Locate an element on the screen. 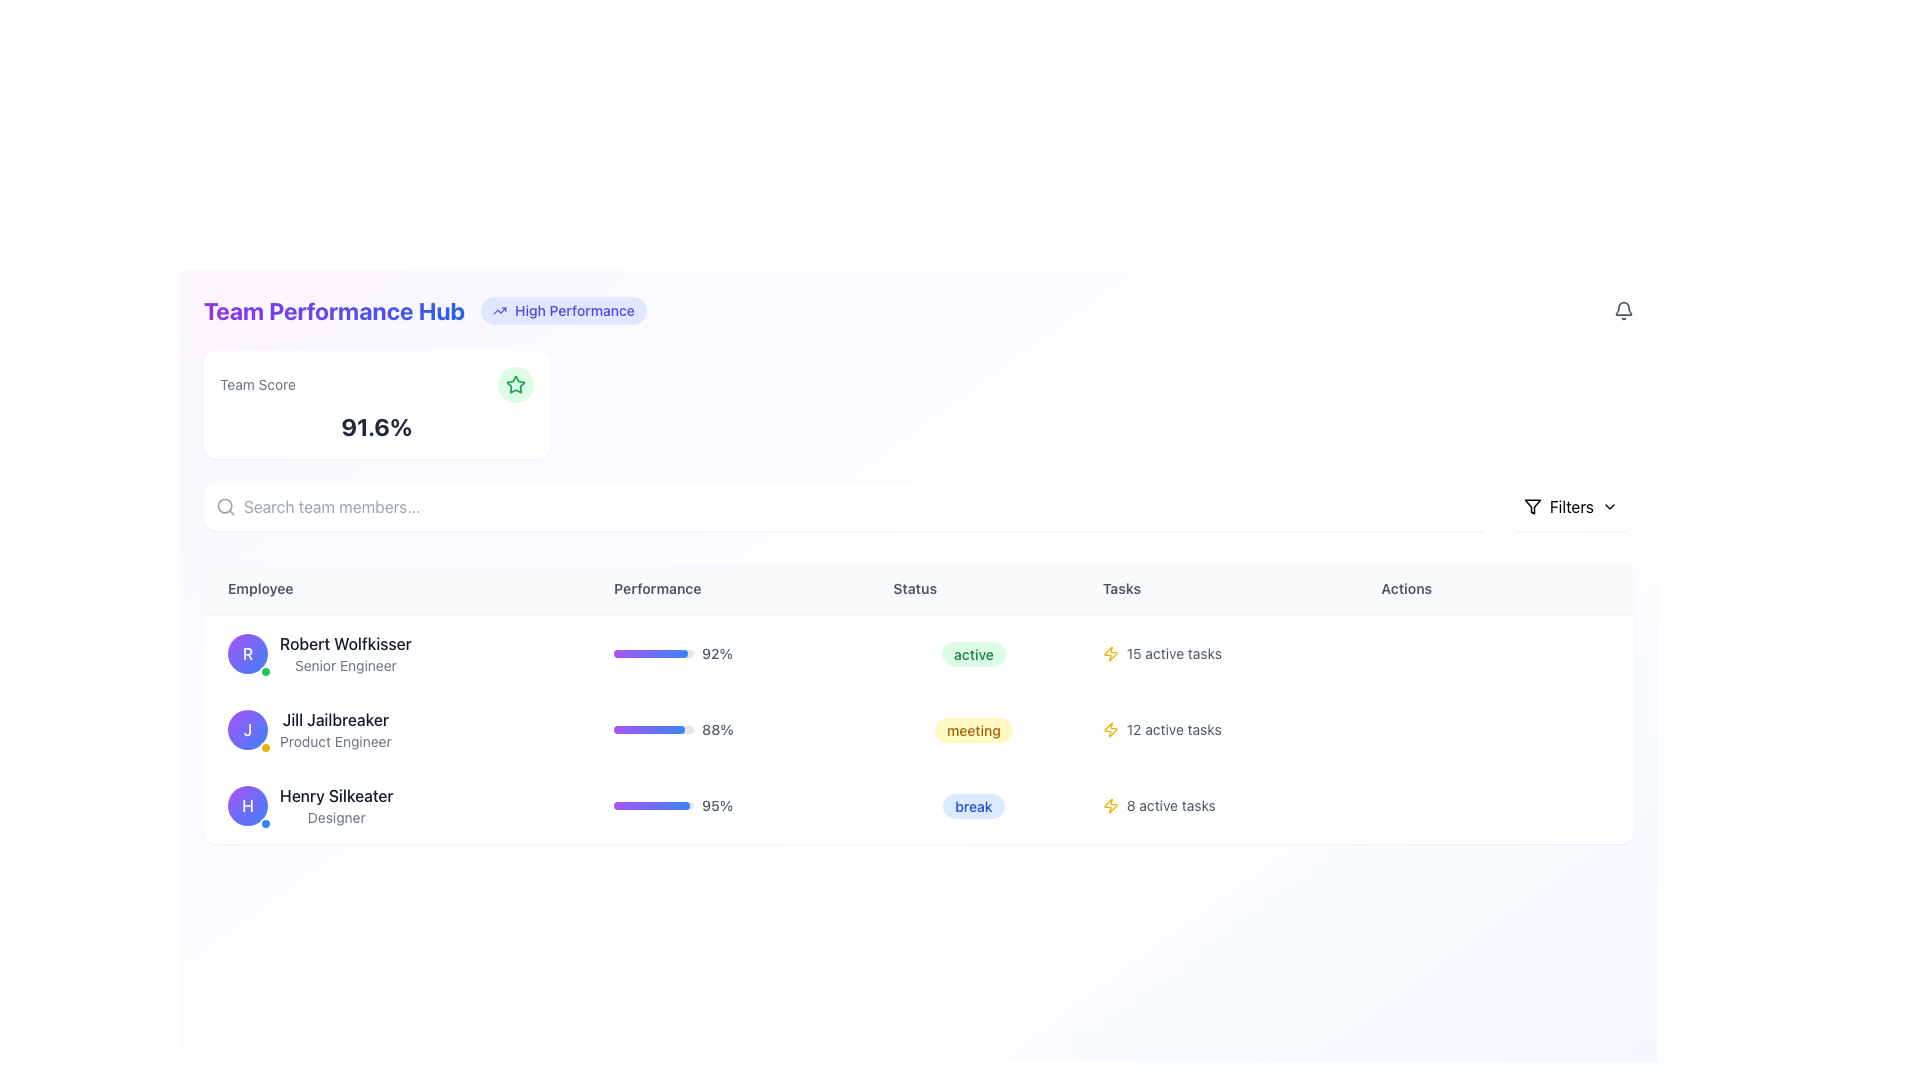 The height and width of the screenshot is (1080, 1920). the last cell in the 'Actions' column of the table associated with 'Jill Jailbreaker', which is currently an empty slot is located at coordinates (1495, 729).